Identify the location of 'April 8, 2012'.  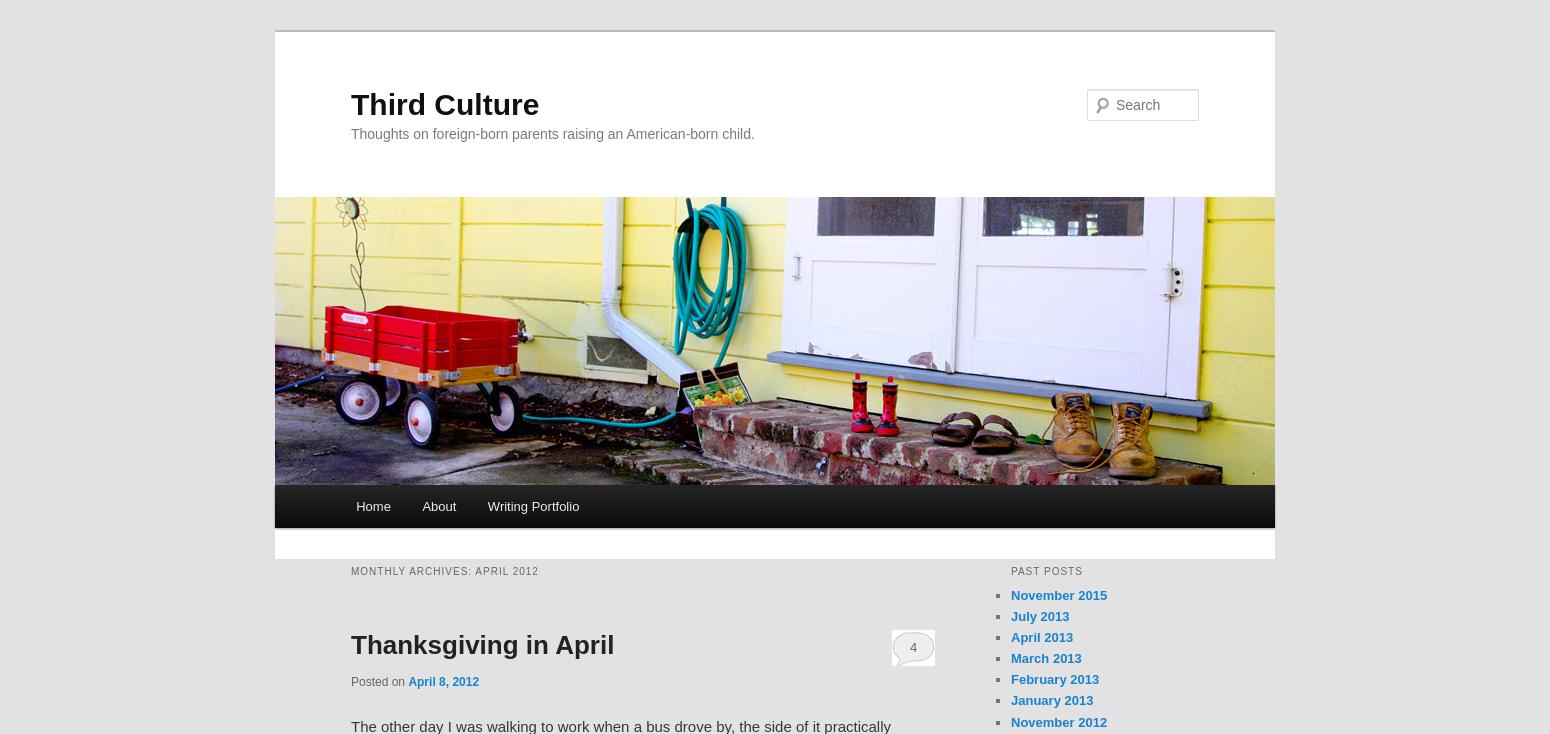
(443, 681).